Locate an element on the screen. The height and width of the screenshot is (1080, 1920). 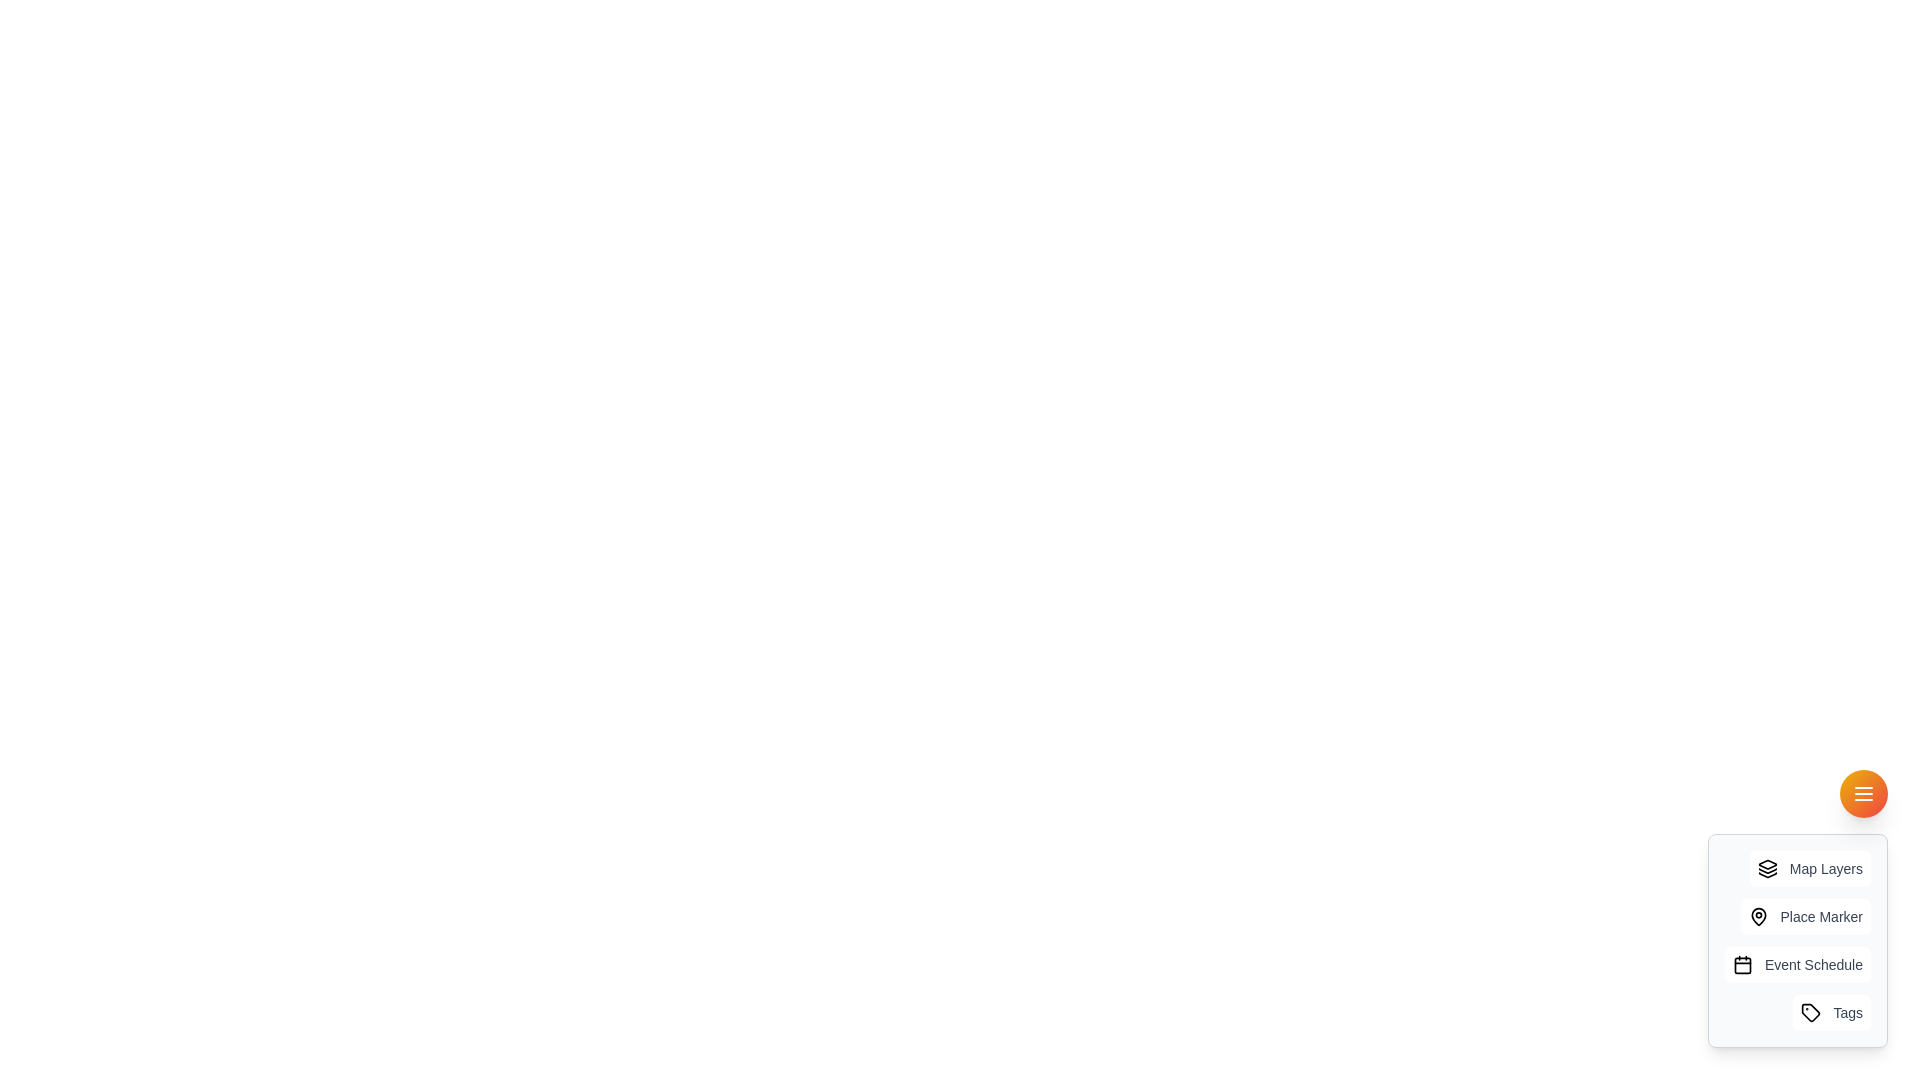
the 'Map Layers' item is located at coordinates (1809, 867).